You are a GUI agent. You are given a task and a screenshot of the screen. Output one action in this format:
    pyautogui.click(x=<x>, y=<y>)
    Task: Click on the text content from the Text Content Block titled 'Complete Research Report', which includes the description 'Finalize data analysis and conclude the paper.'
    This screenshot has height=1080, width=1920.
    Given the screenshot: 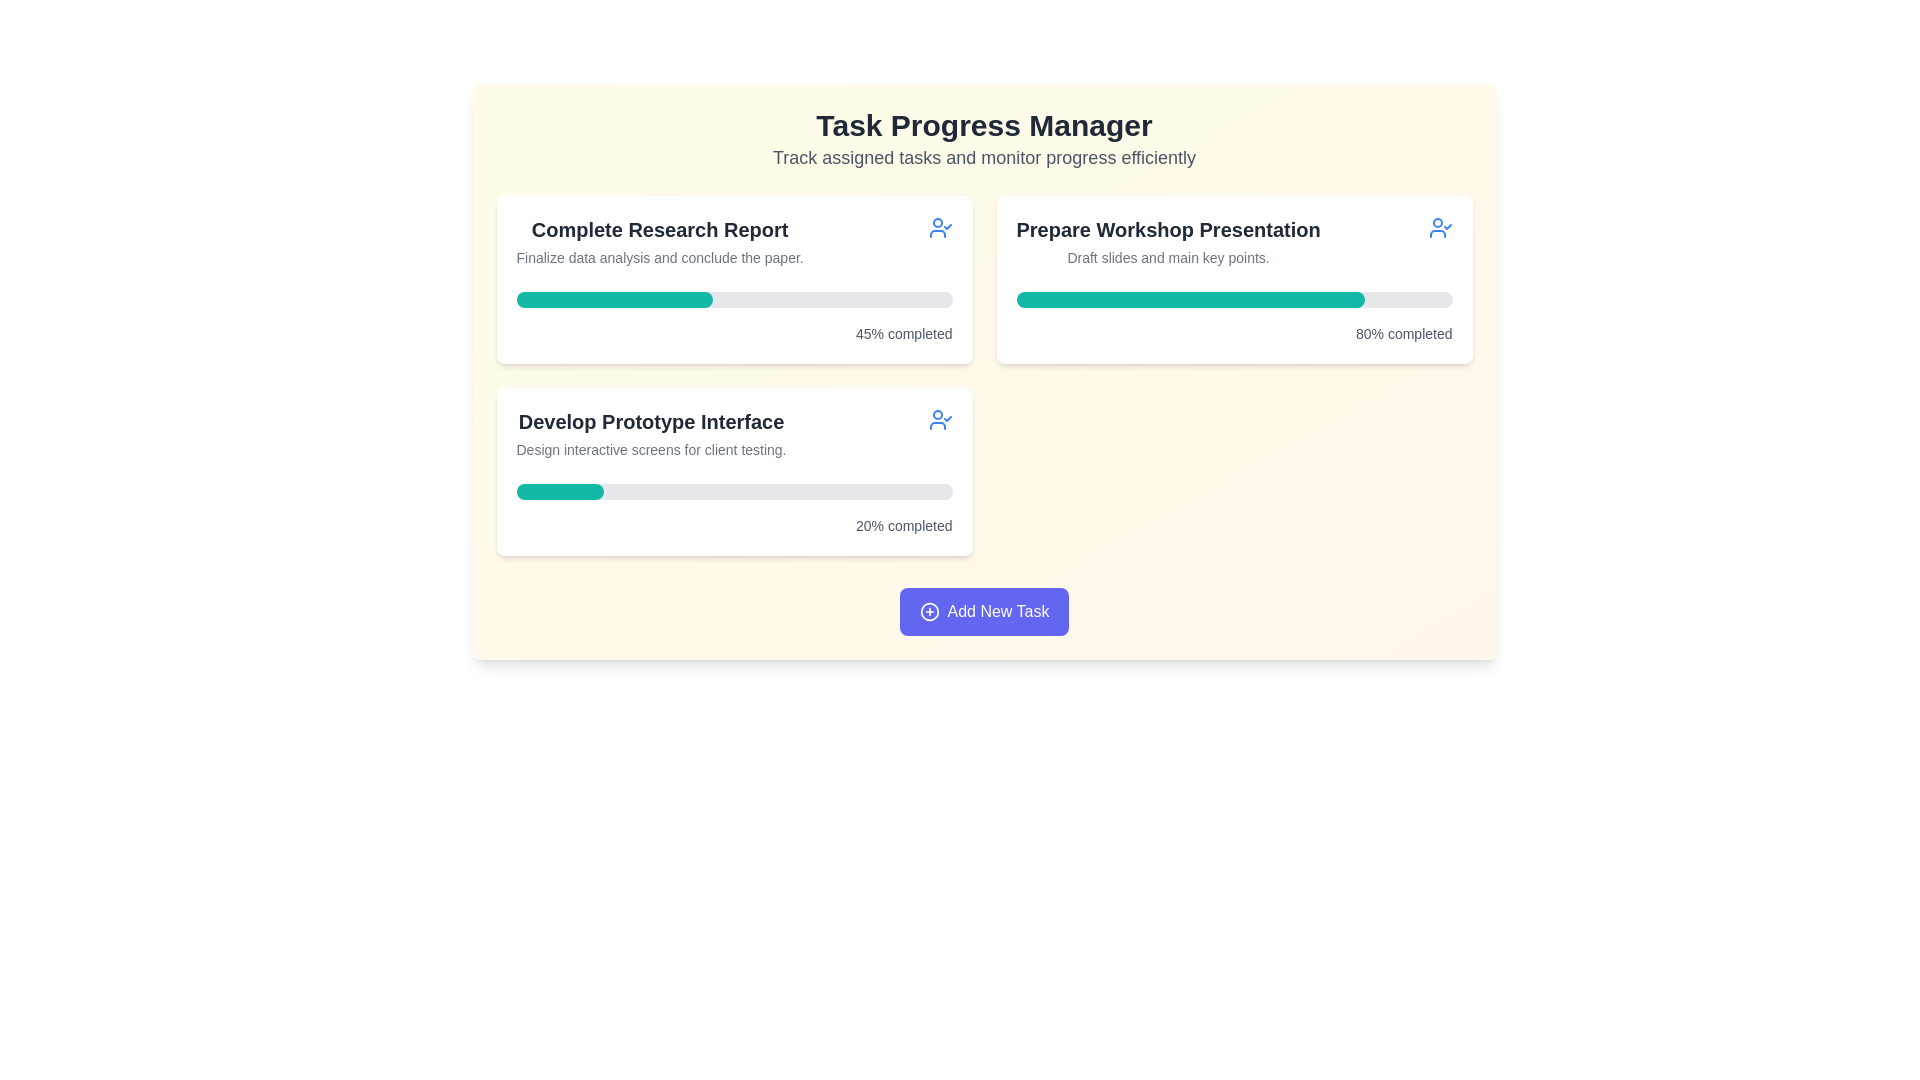 What is the action you would take?
    pyautogui.click(x=733, y=241)
    